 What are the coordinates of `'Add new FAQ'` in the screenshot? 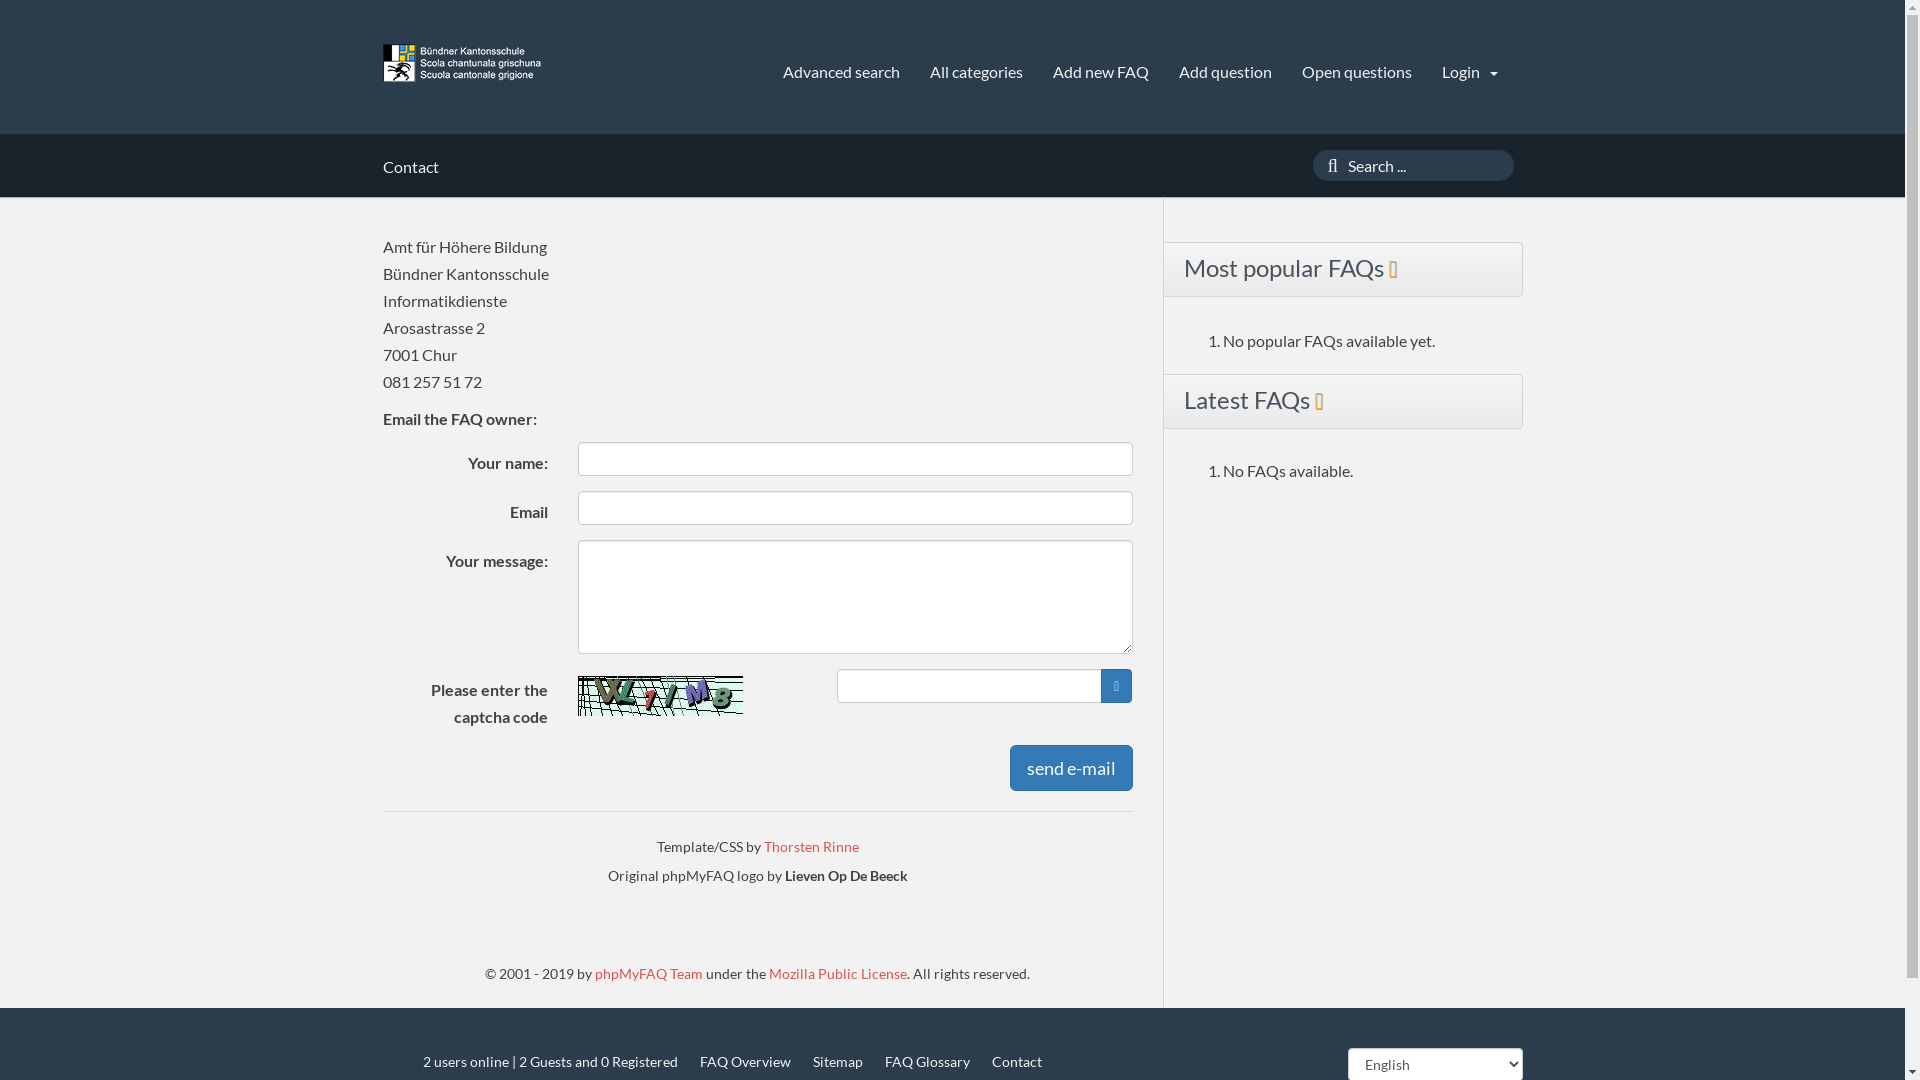 It's located at (1098, 71).